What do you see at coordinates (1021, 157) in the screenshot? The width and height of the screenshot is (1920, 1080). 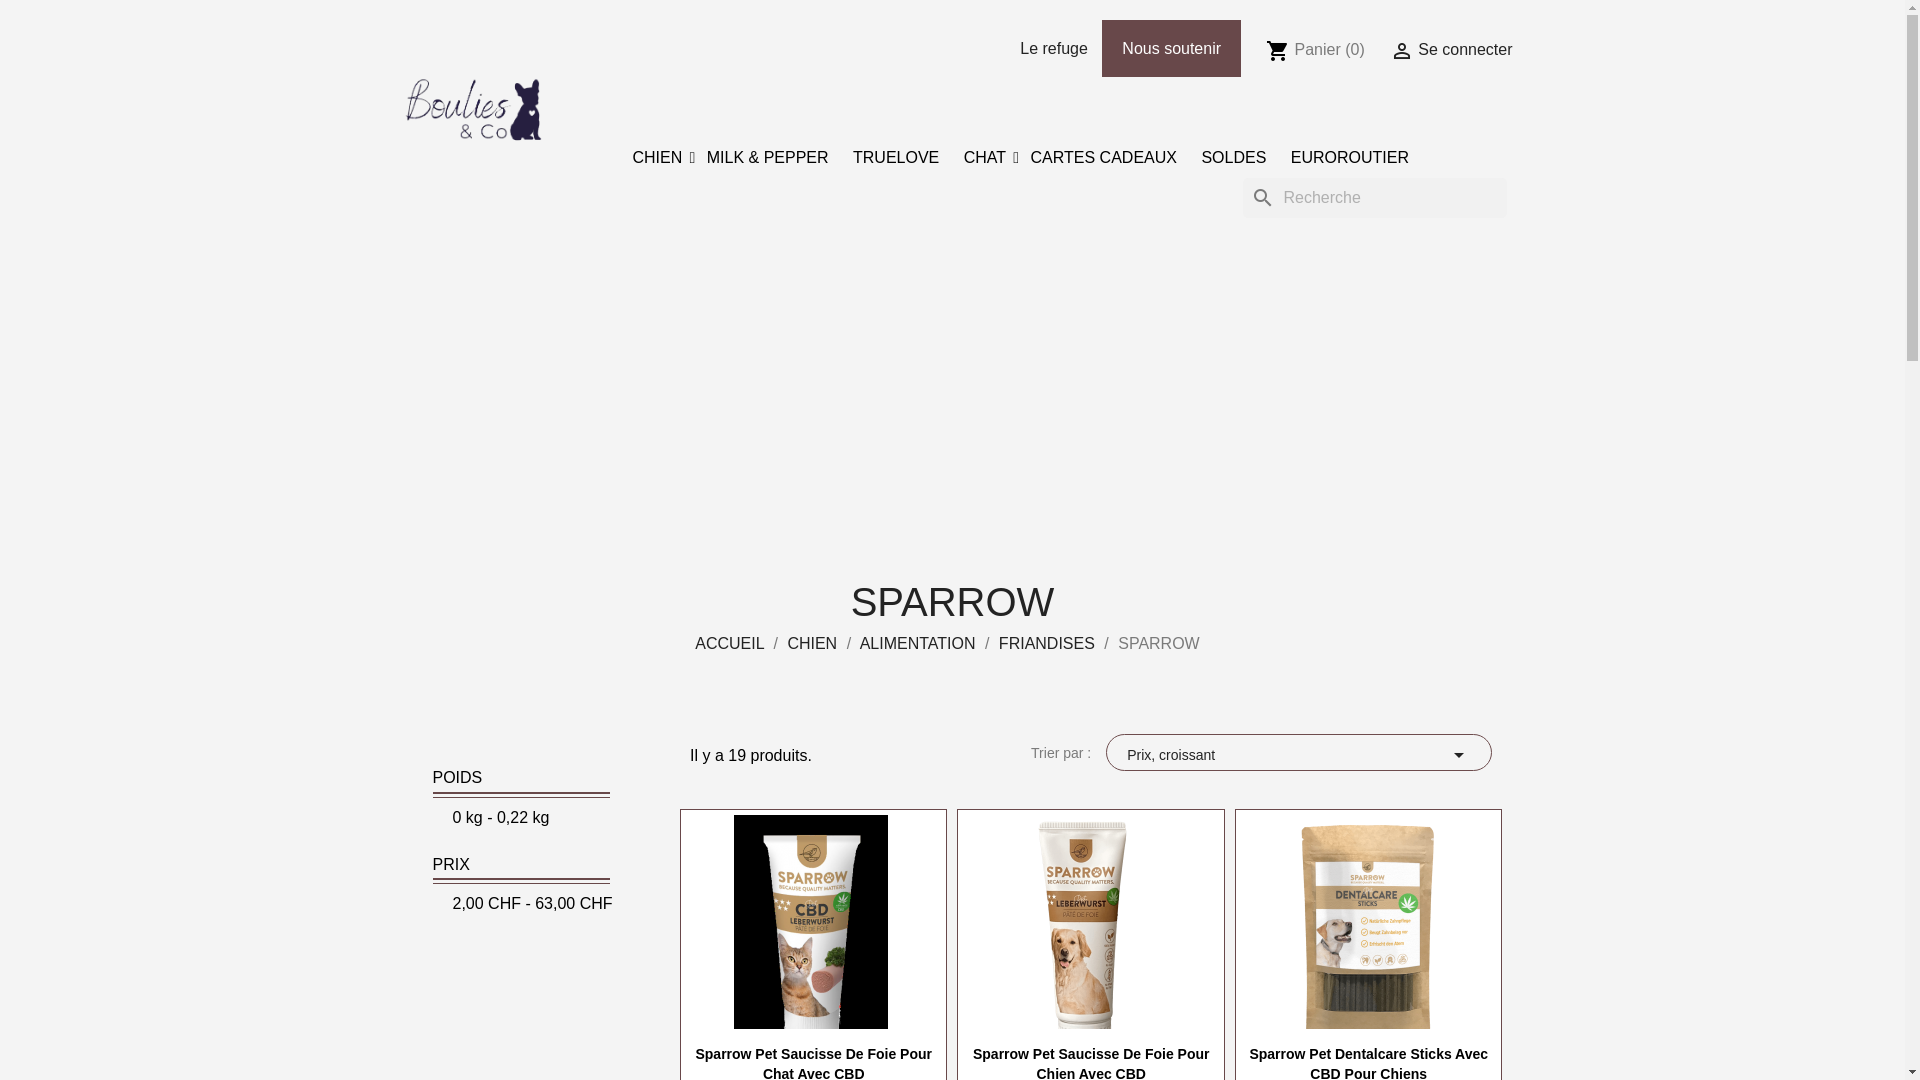 I see `'CARTES CADEAUX'` at bounding box center [1021, 157].